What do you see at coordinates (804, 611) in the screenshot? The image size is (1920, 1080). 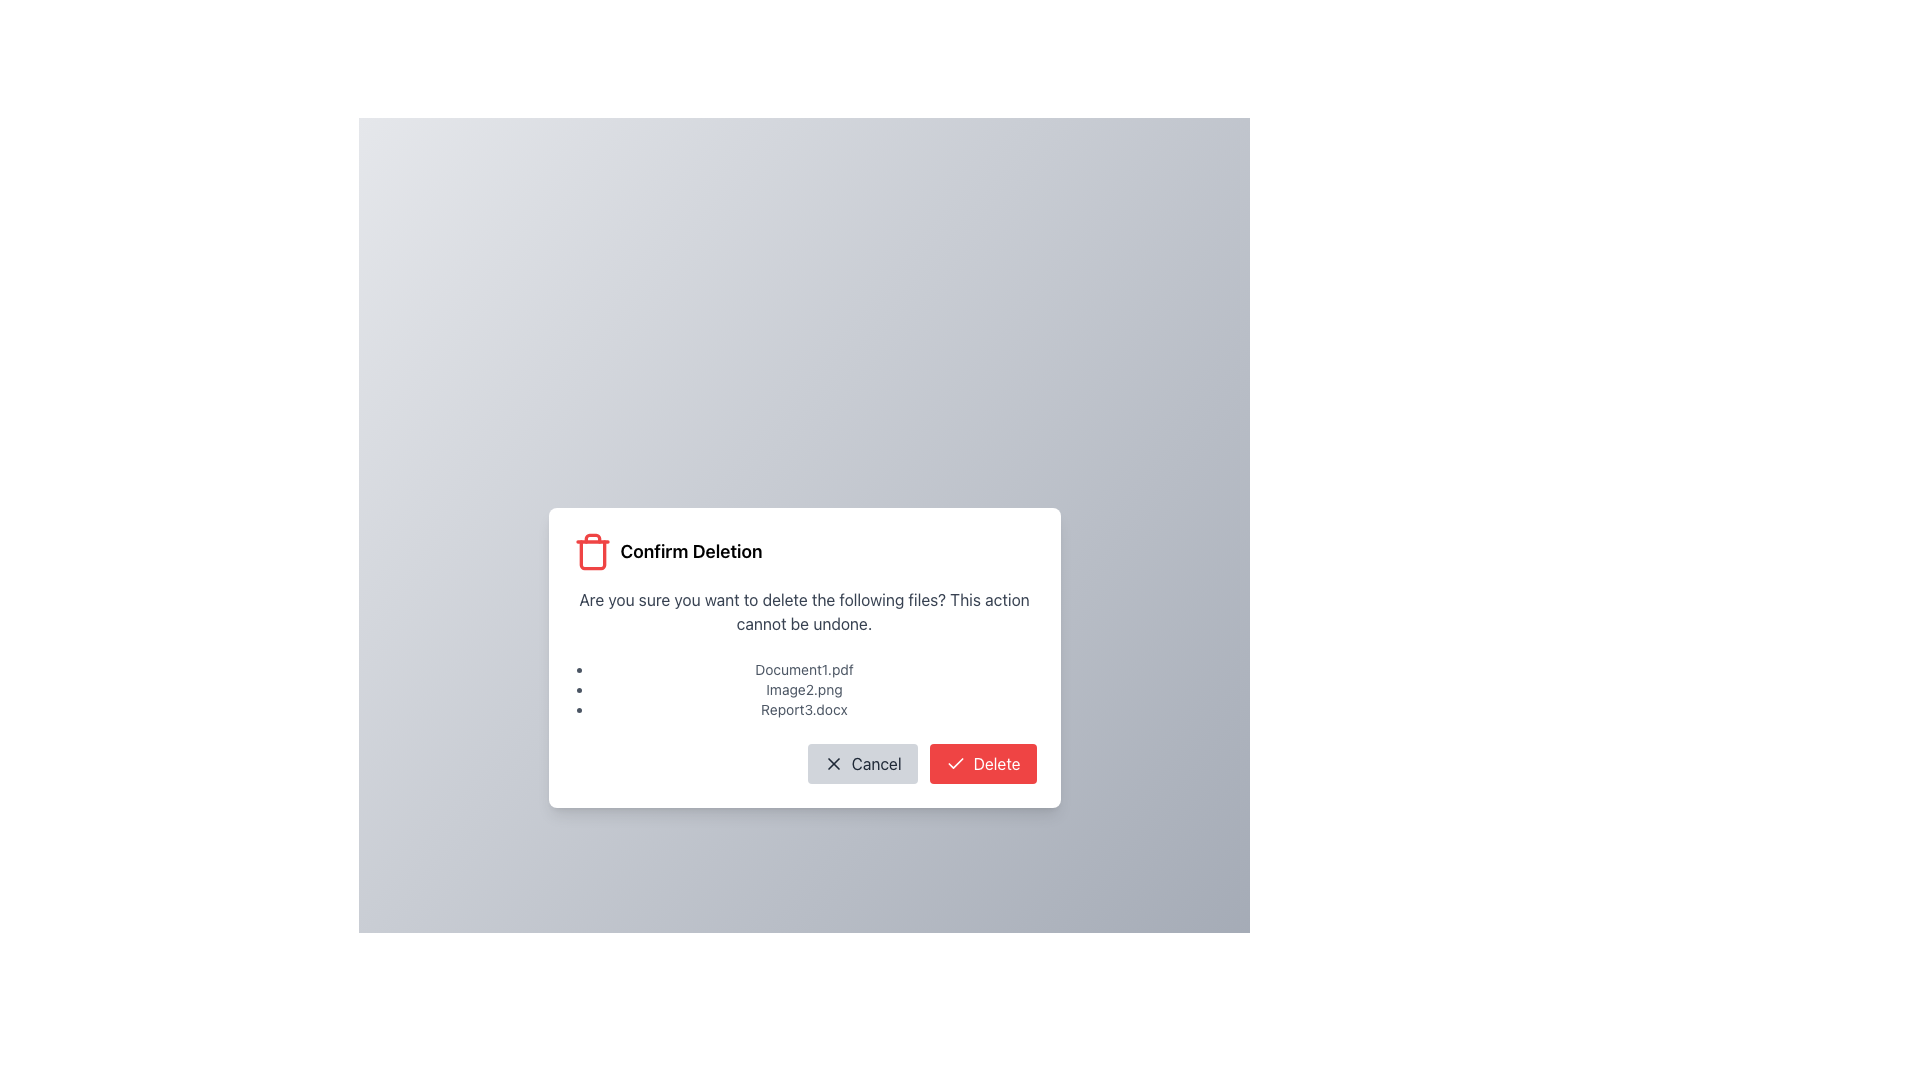 I see `the warning message text label that indicates the irreversibility of file deletion, located below the 'Confirm Deletion' header` at bounding box center [804, 611].